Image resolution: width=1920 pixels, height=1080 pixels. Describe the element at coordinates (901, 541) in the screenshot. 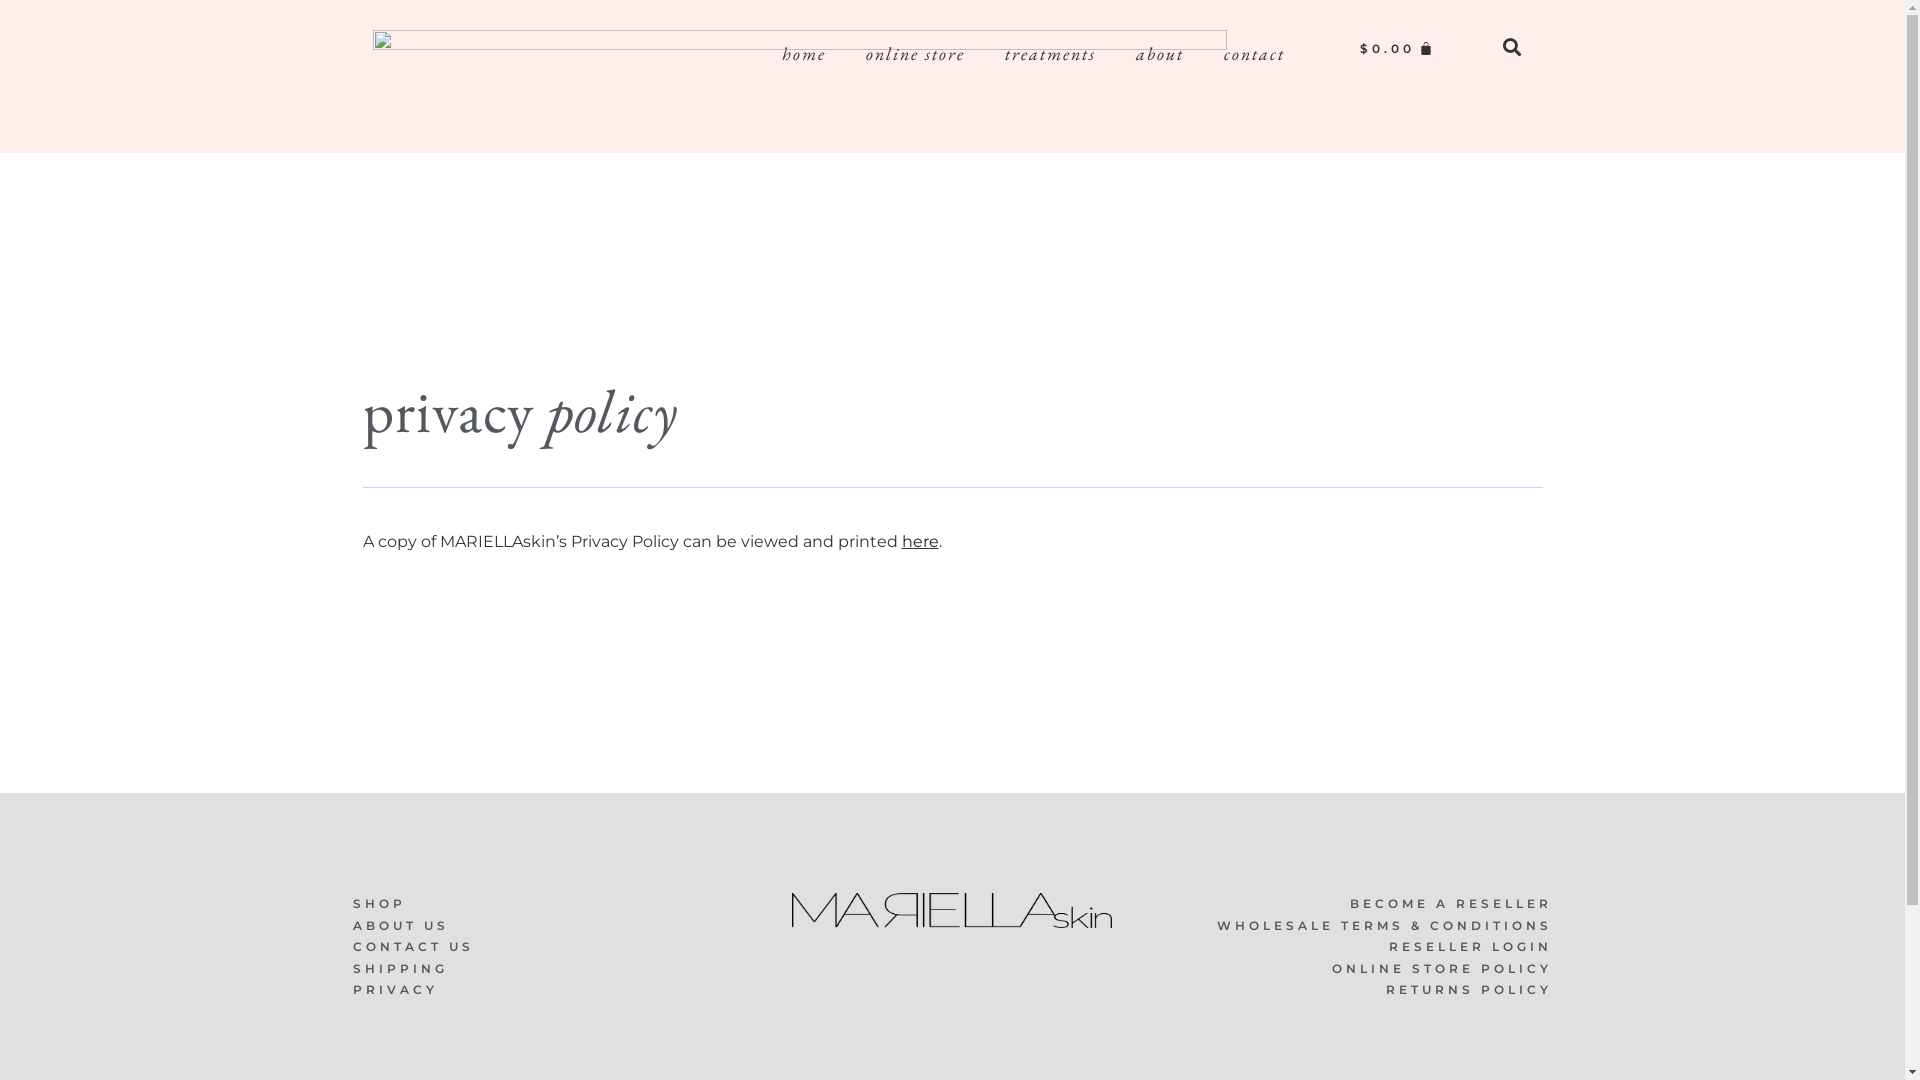

I see `'here'` at that location.